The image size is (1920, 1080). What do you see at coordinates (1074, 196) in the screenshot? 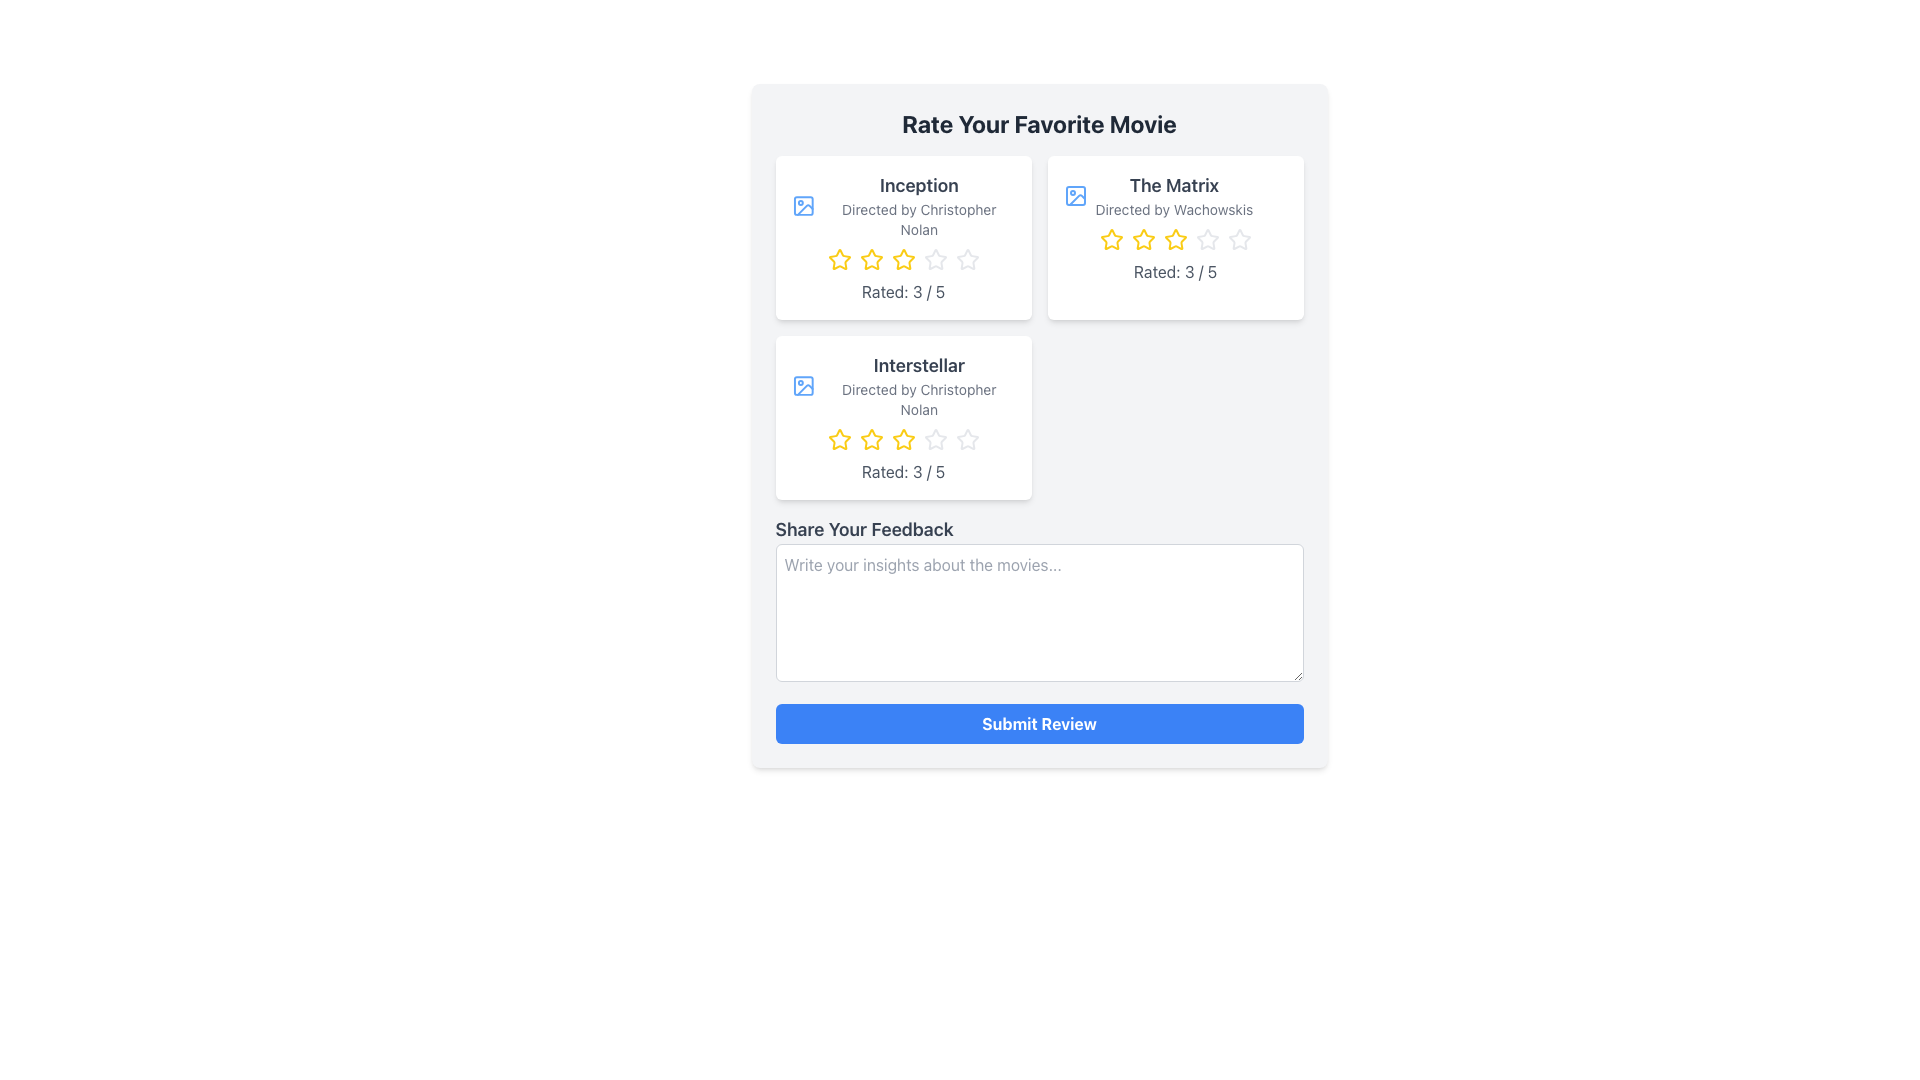
I see `the icon representing media content related to 'The Matrix' movie, located to the left of the title text in the second movie card` at bounding box center [1074, 196].